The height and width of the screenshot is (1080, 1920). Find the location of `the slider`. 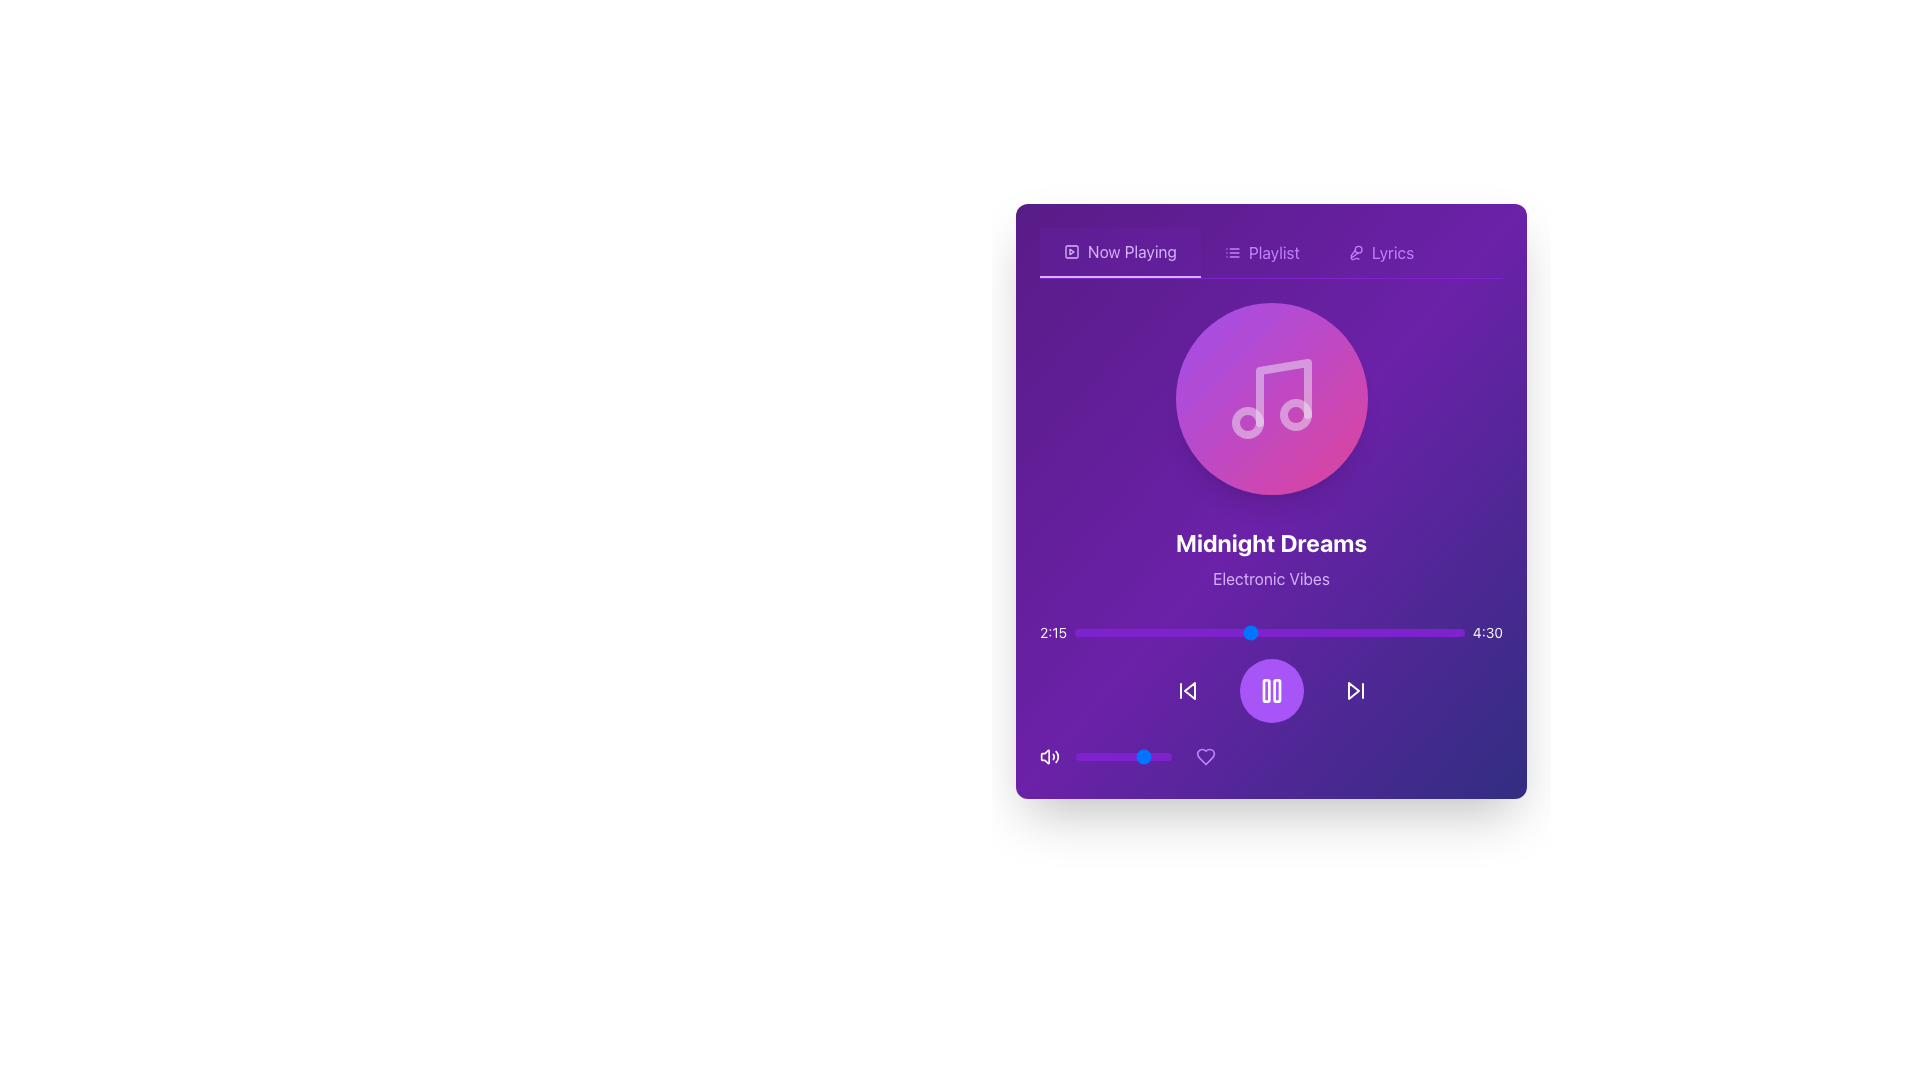

the slider is located at coordinates (1089, 632).